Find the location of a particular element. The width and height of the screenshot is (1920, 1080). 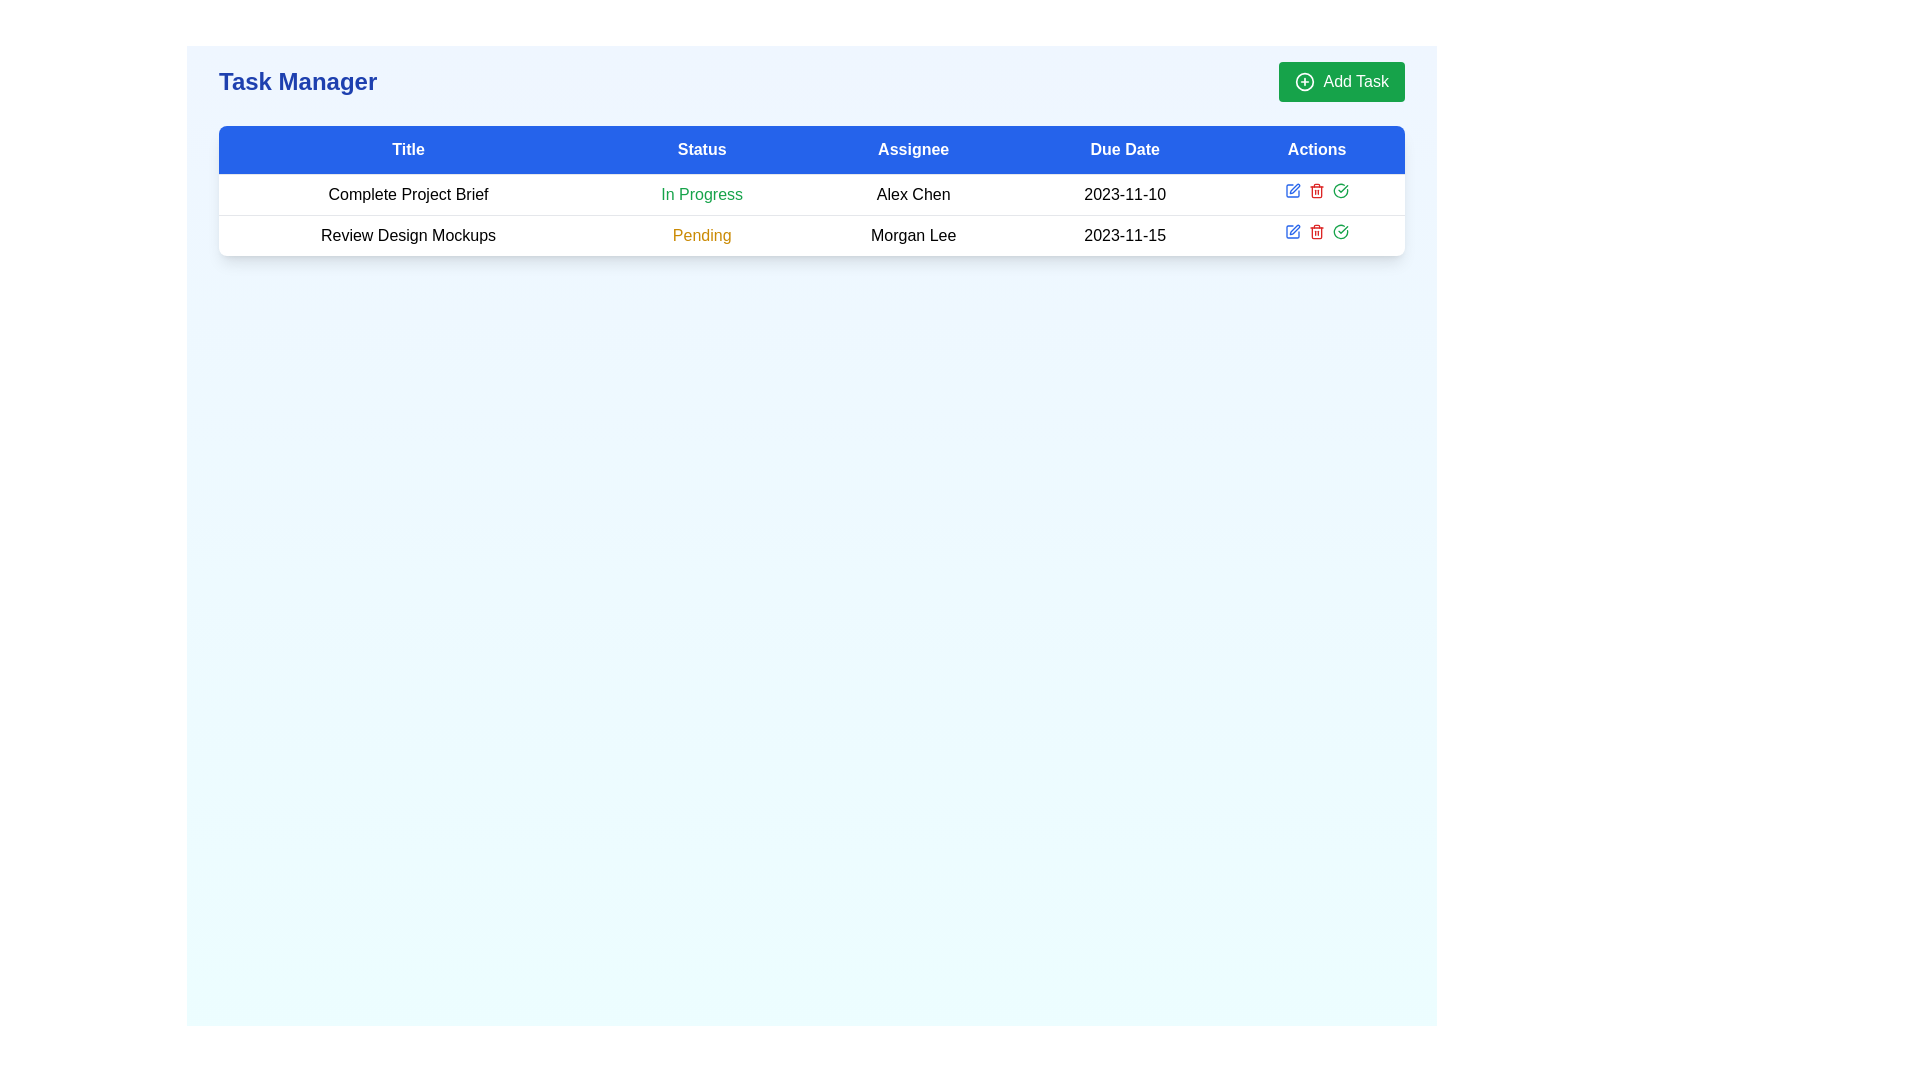

the 'Assignee' text label/header, which is the third tab from the left in the header row, positioned between the 'Status' and 'Due Date' tabs, displayed in white font against a blue background is located at coordinates (912, 149).